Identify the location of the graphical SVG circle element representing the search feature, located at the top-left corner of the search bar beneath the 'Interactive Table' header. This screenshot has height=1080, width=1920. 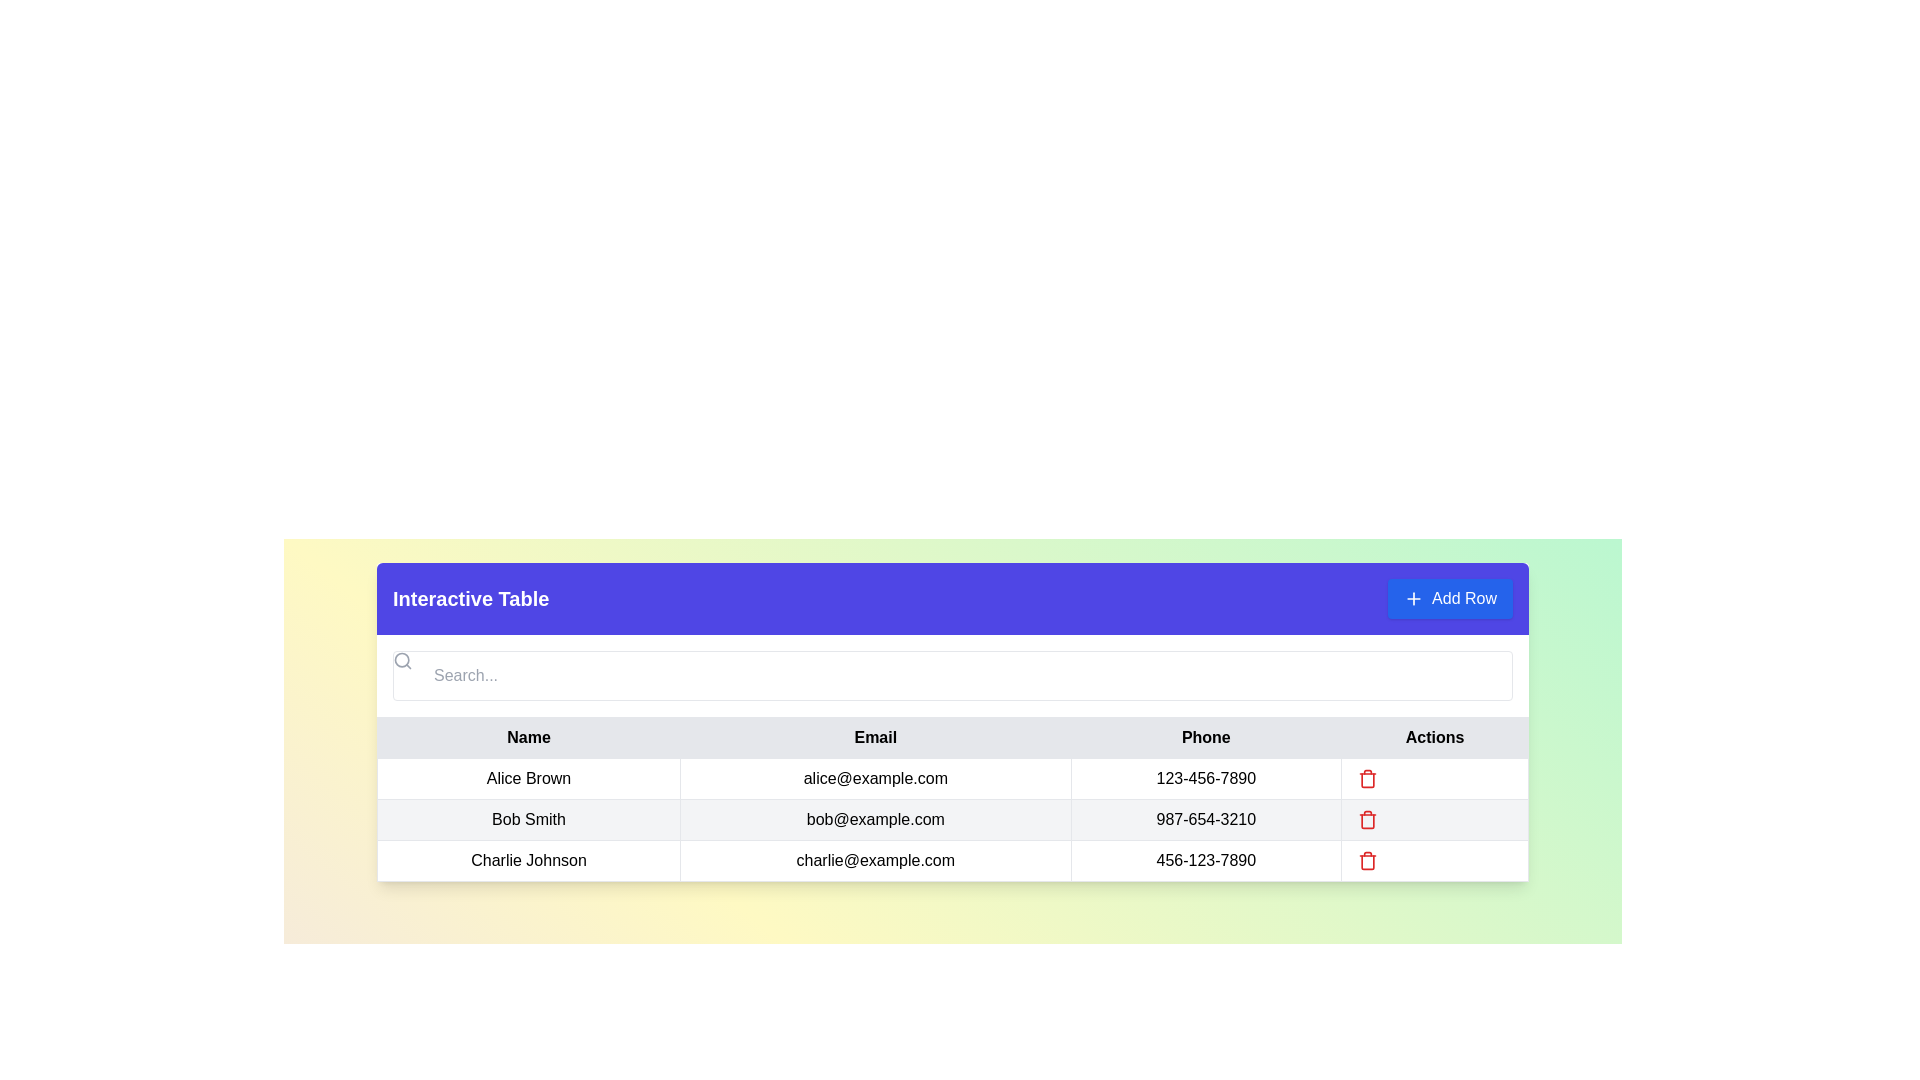
(401, 660).